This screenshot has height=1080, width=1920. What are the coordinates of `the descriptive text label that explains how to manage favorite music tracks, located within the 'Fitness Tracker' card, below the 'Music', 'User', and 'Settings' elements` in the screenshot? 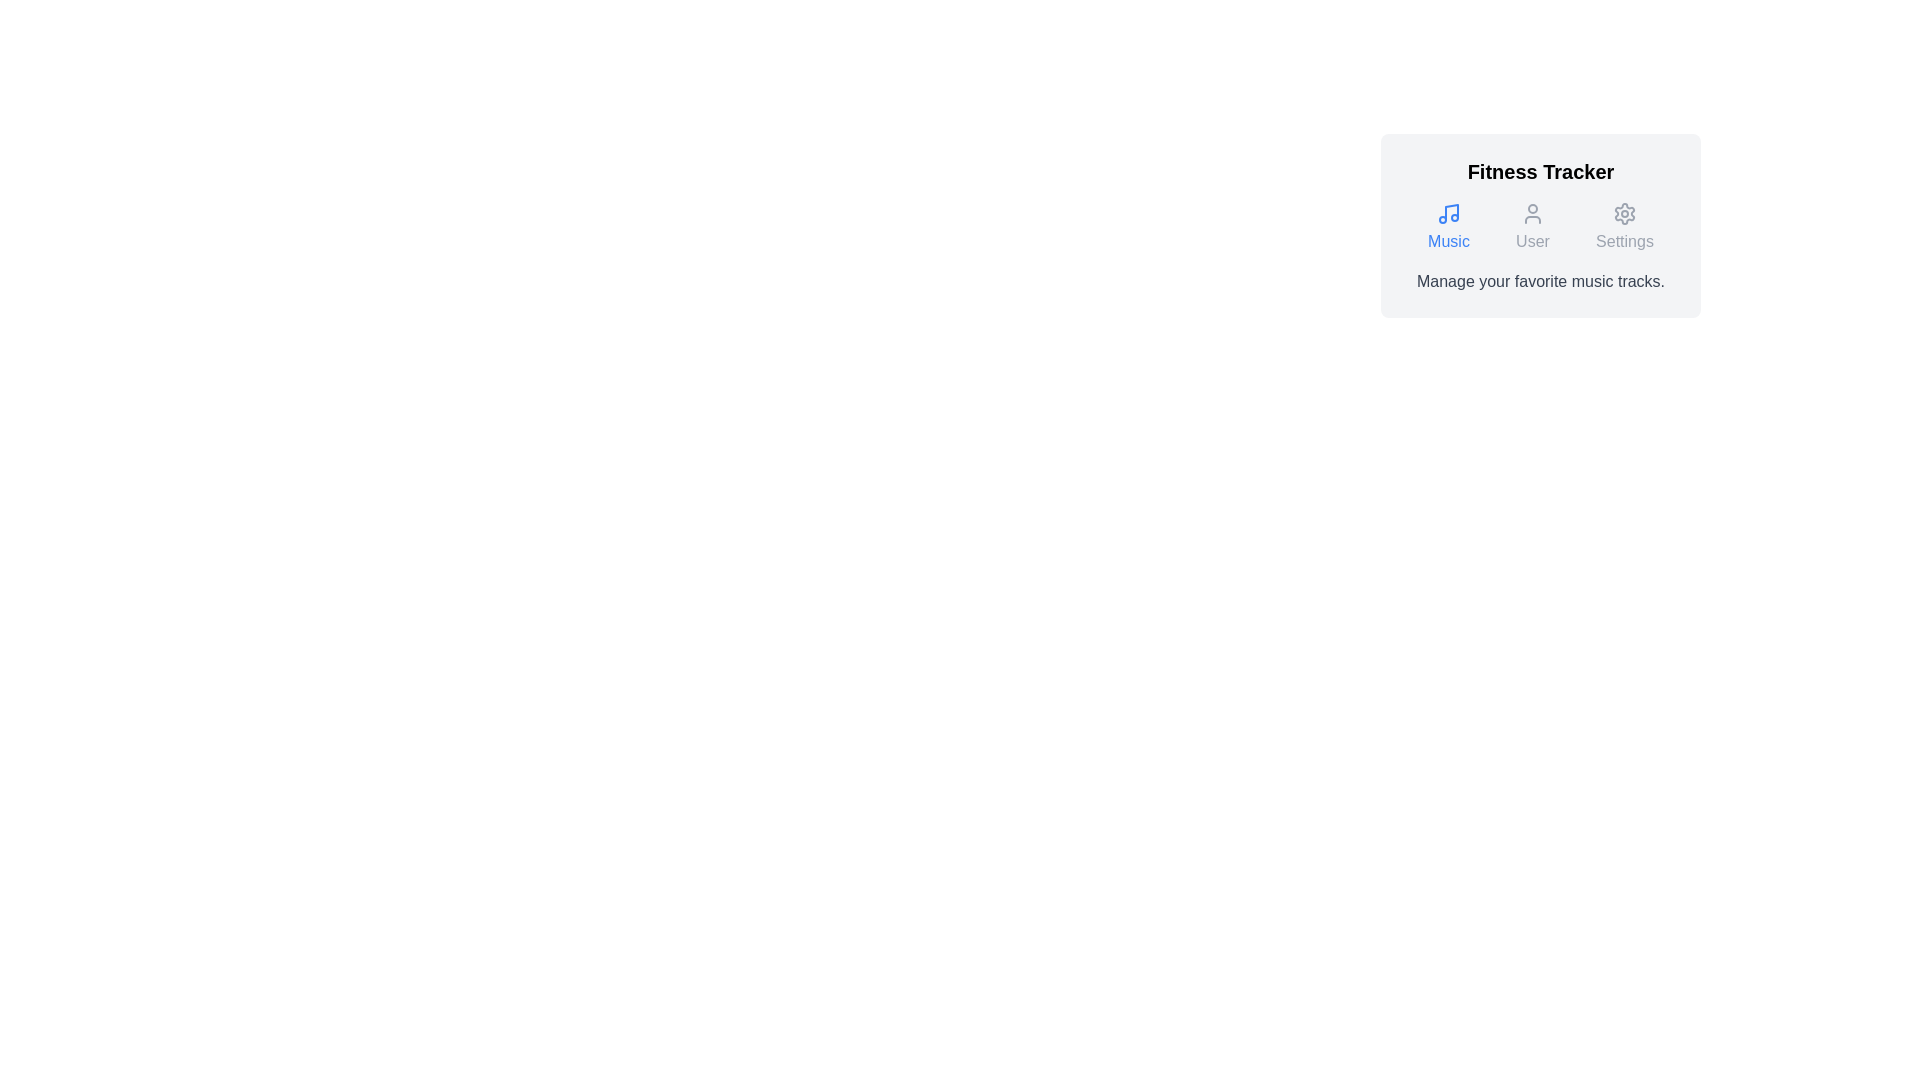 It's located at (1539, 281).